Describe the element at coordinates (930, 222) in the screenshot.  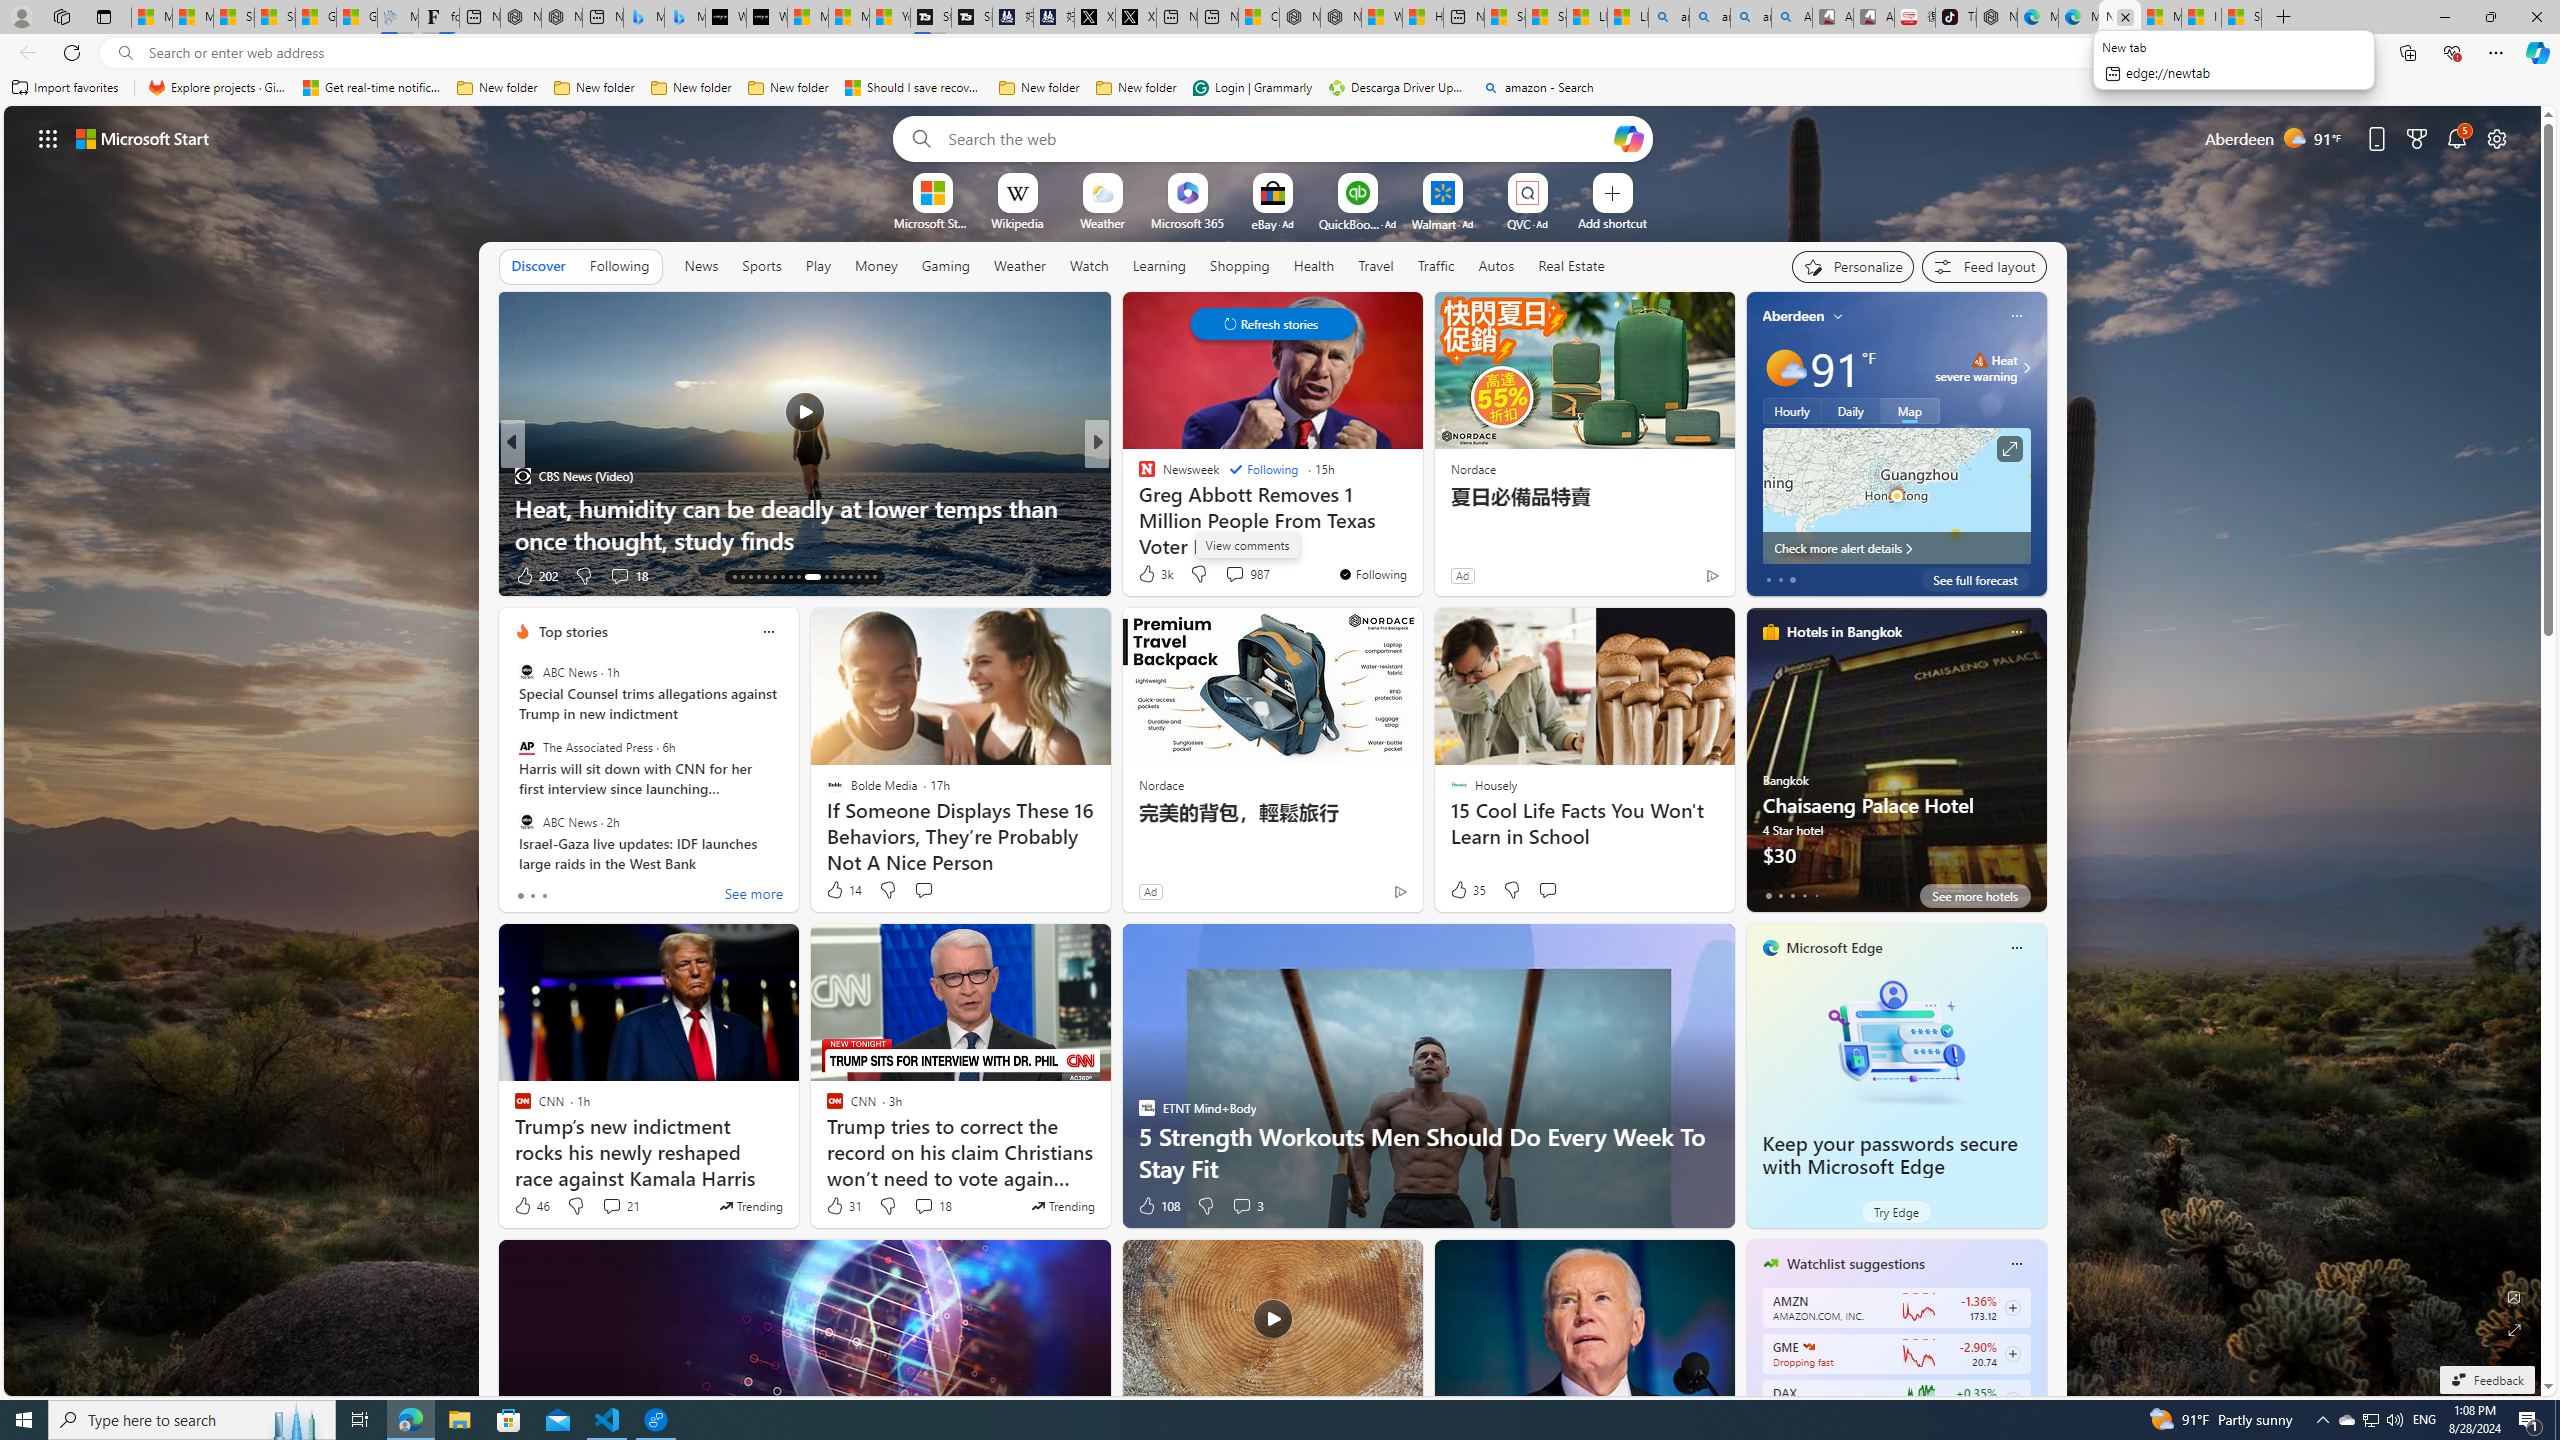
I see `'Microsoft Start Sports'` at that location.